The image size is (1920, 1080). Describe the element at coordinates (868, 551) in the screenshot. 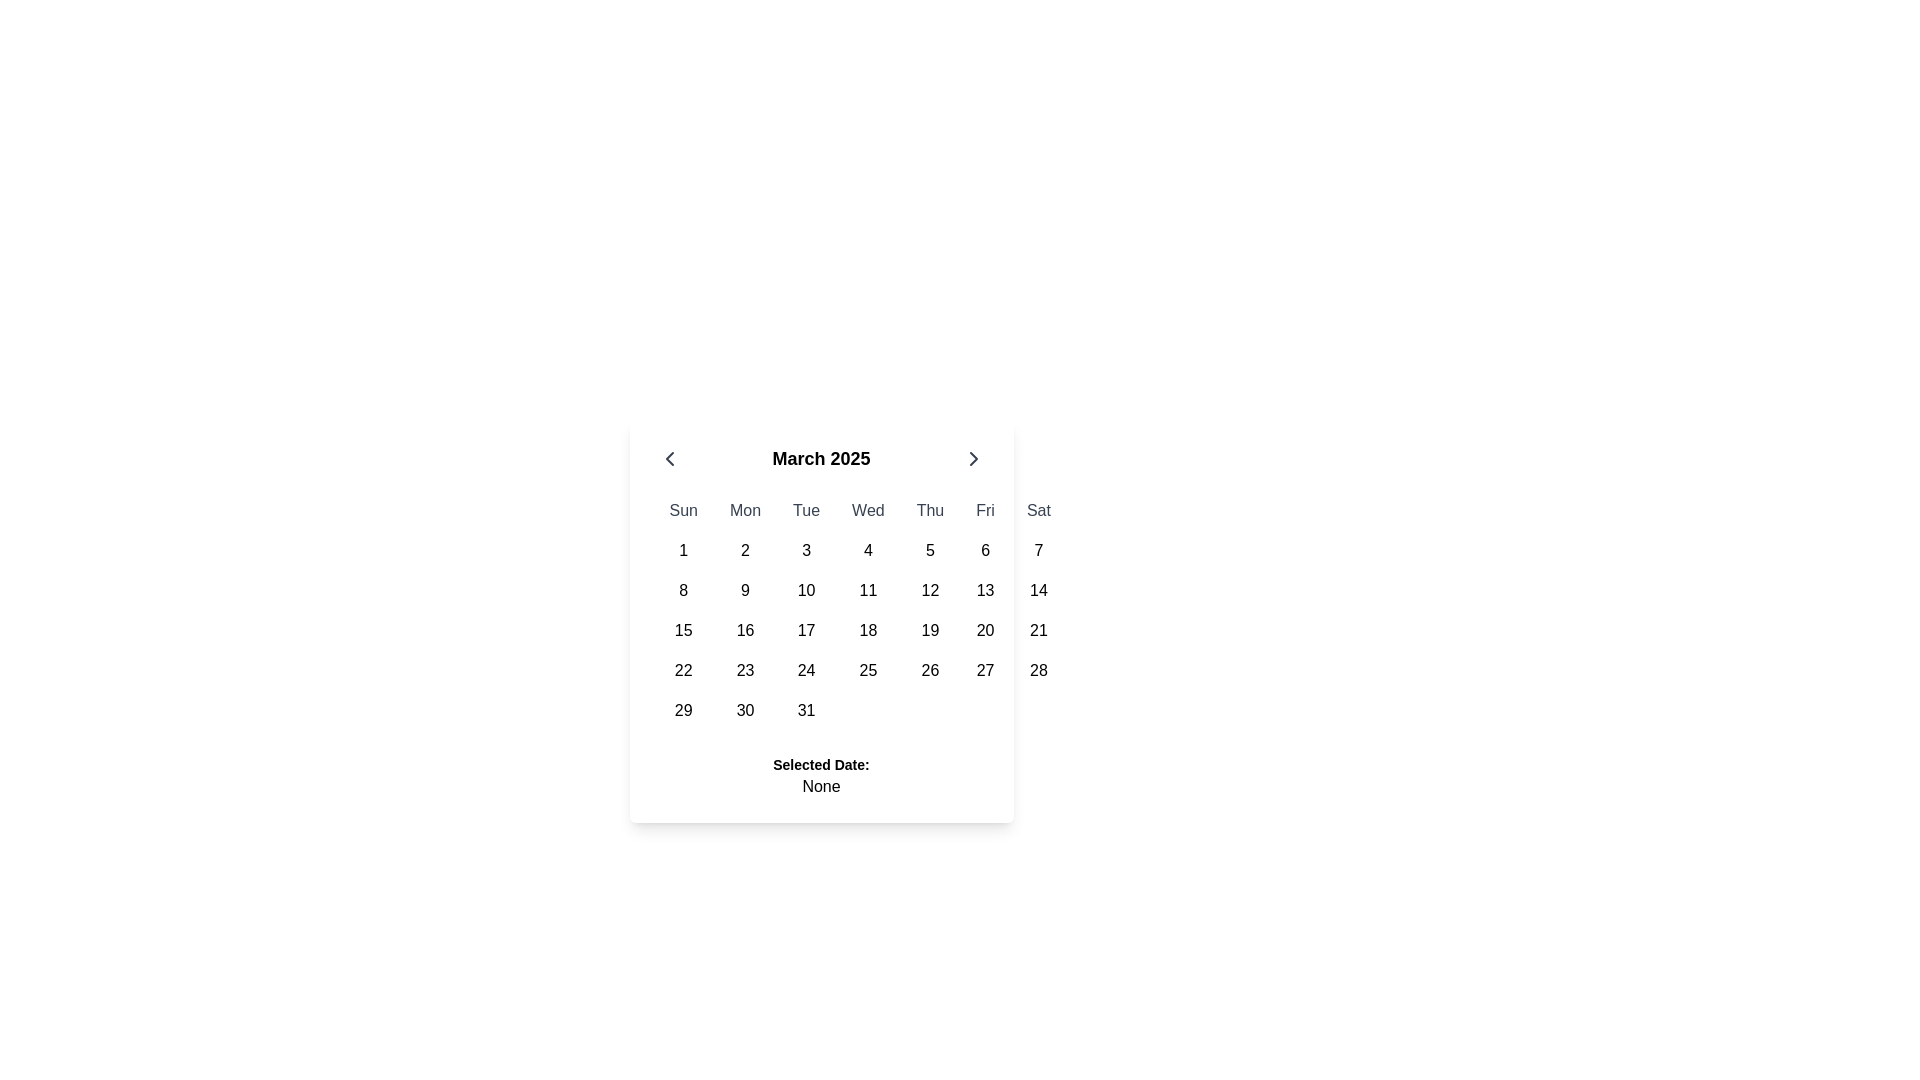

I see `the selectable date option button for the 4th of the current month and year in the calendar interface, located under the 'Wed' column` at that location.